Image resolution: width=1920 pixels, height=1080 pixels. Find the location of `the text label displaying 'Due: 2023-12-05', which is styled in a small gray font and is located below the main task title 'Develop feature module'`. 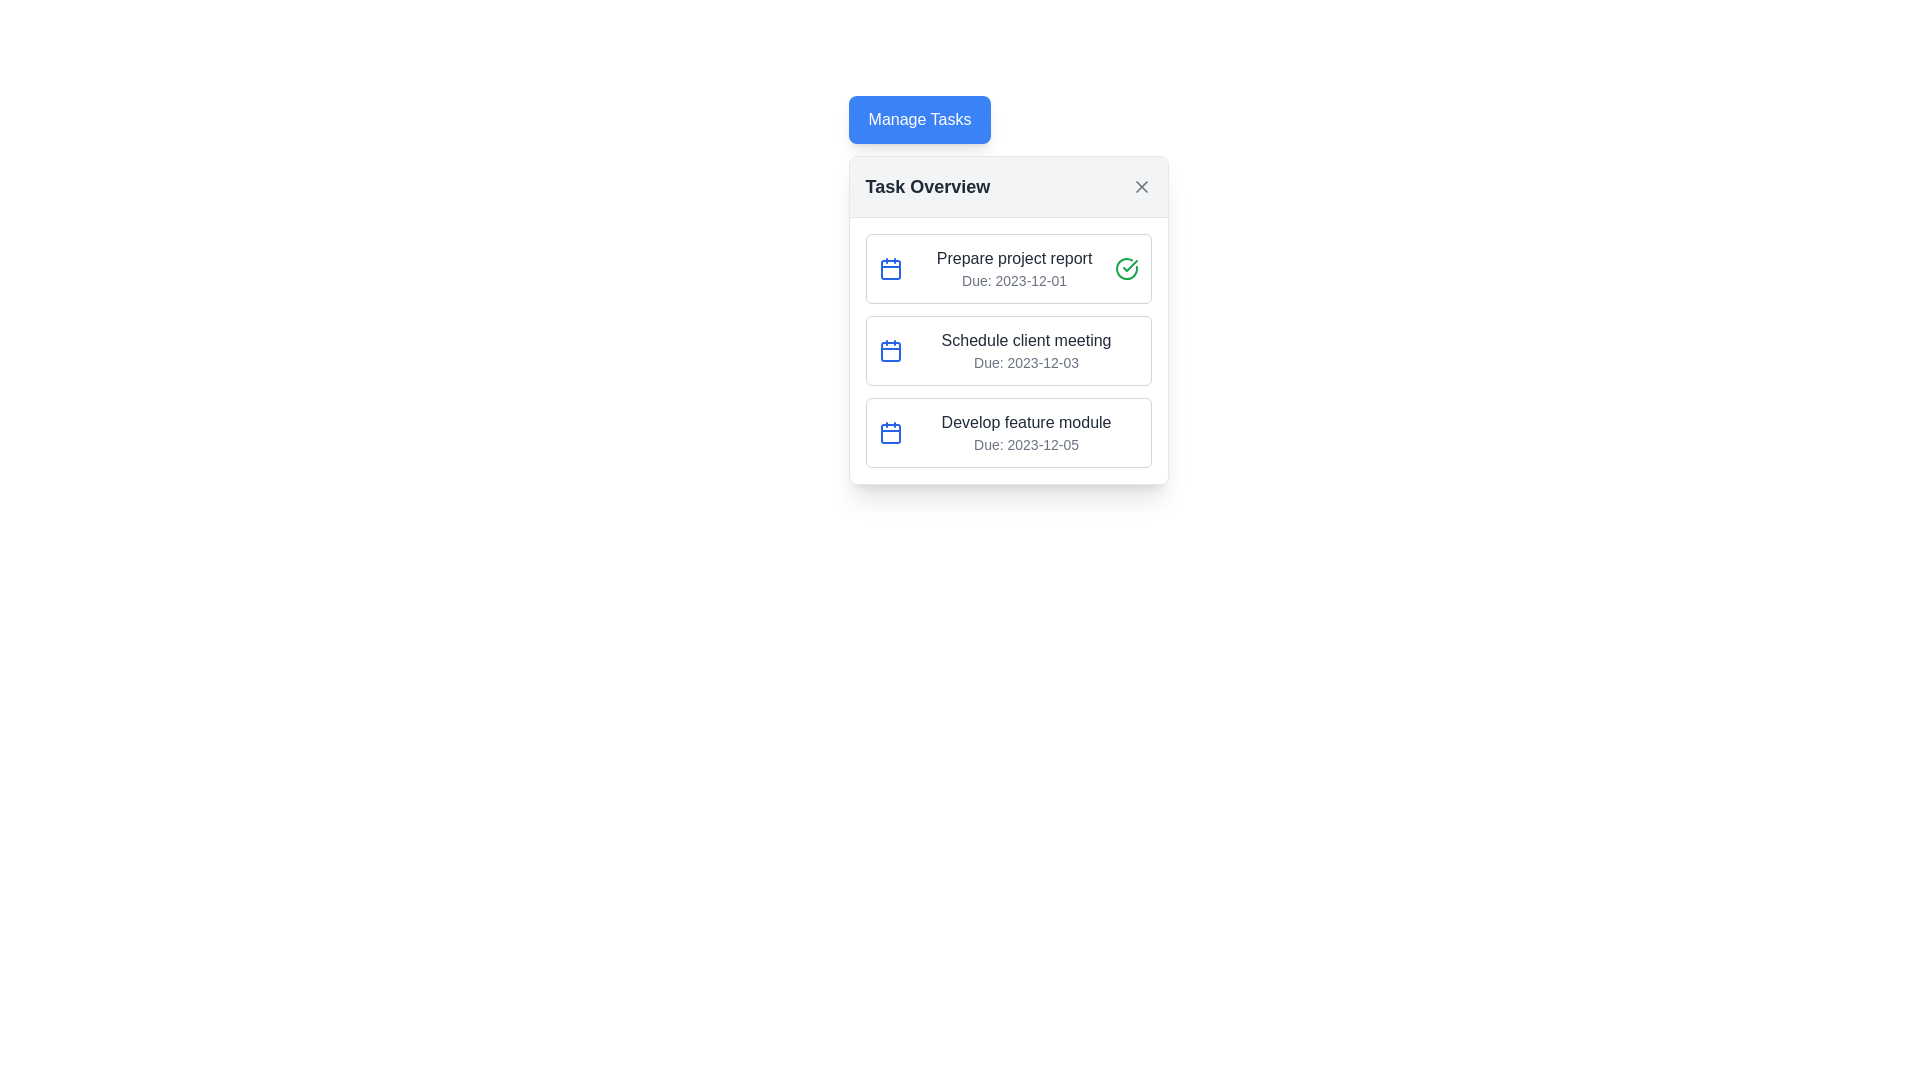

the text label displaying 'Due: 2023-12-05', which is styled in a small gray font and is located below the main task title 'Develop feature module' is located at coordinates (1026, 443).